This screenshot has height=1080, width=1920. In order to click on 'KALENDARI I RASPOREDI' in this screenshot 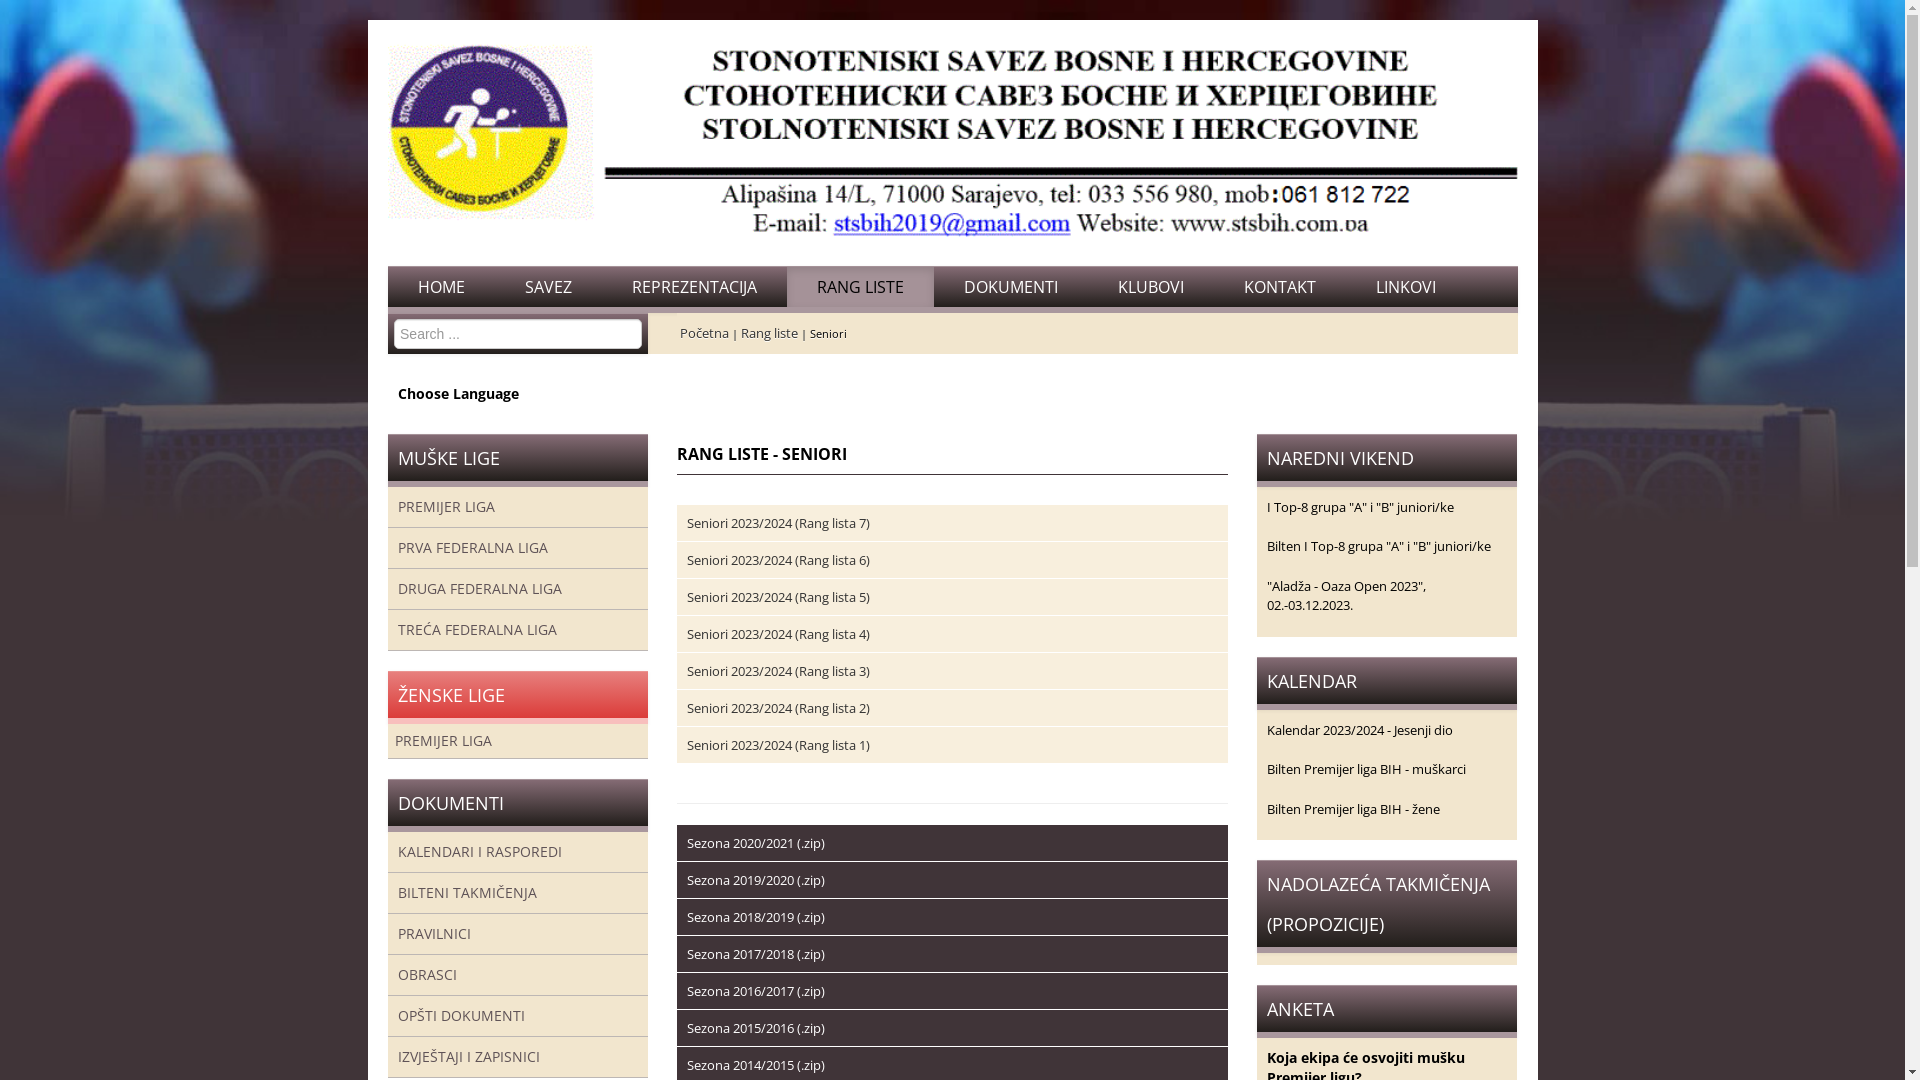, I will do `click(518, 852)`.